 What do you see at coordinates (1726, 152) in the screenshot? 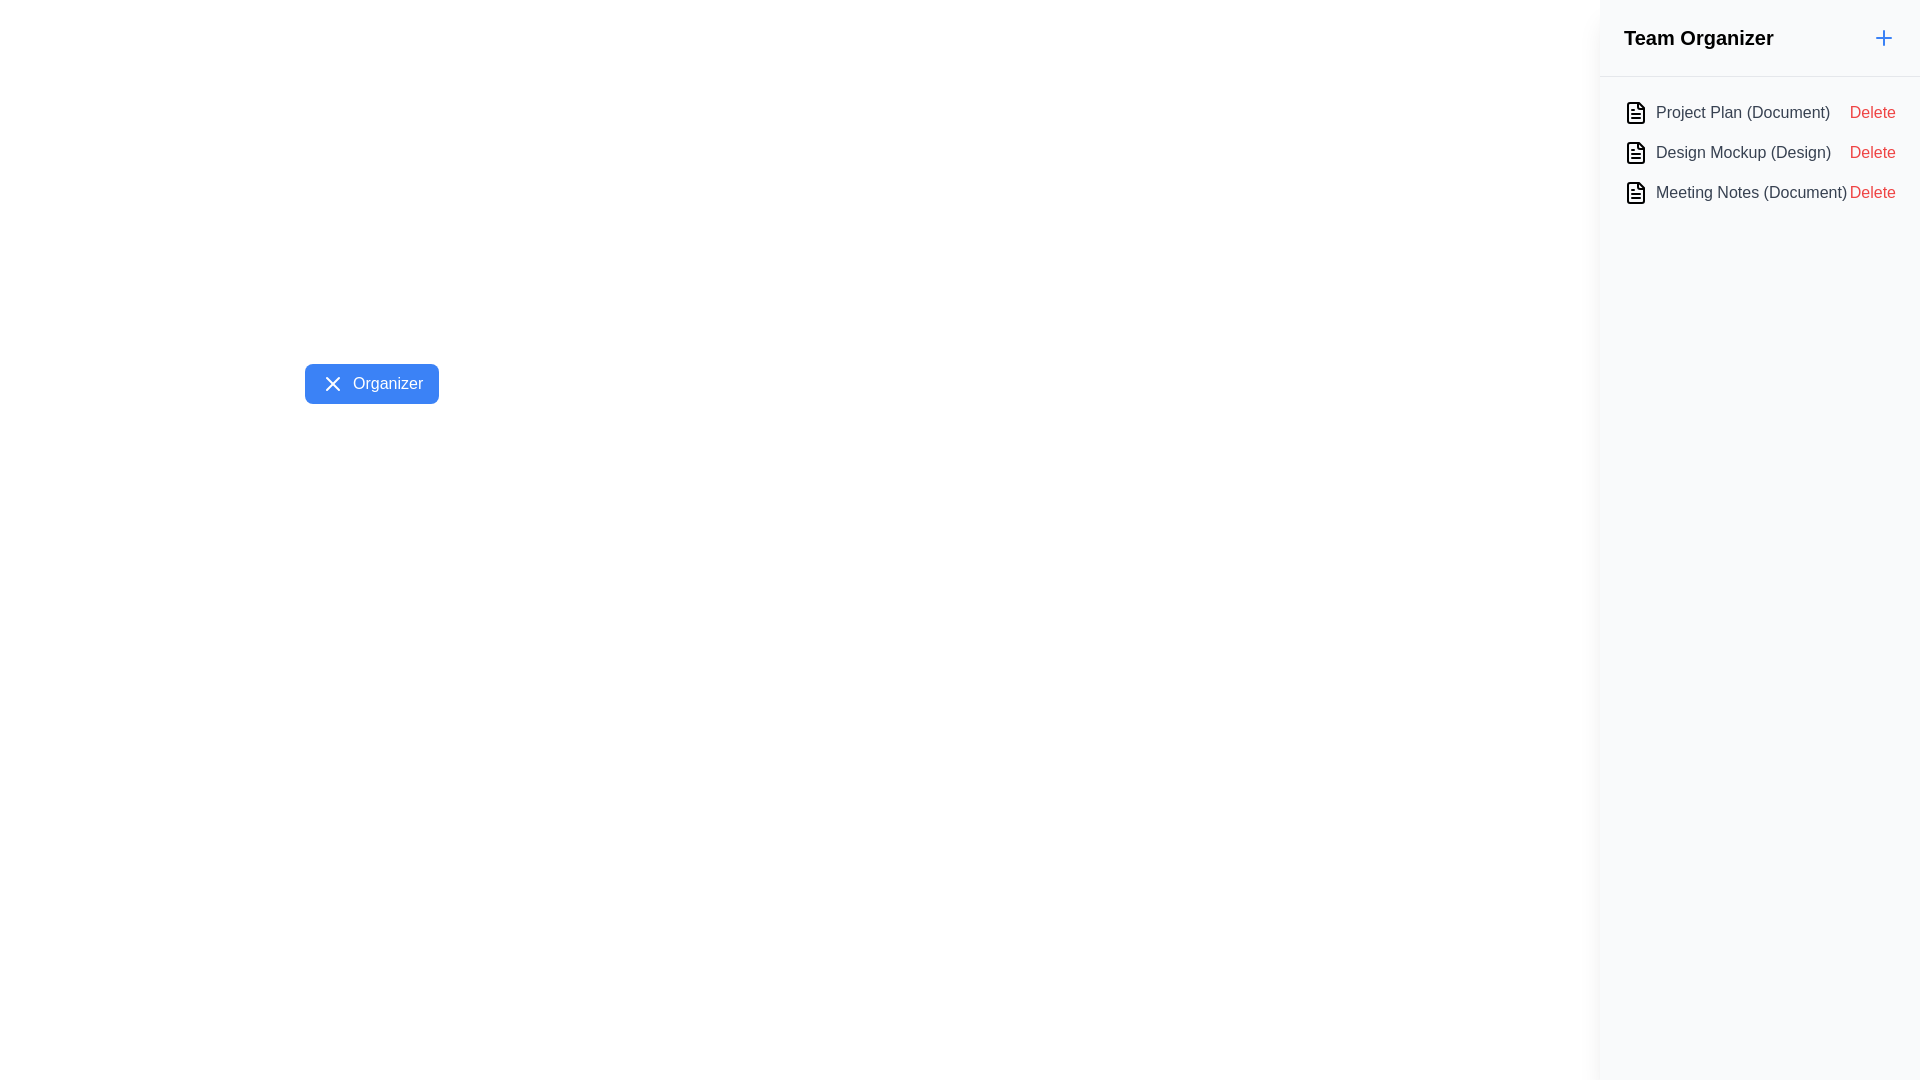
I see `the list item displaying 'Design Mockup (Design)' in the right sidebar` at bounding box center [1726, 152].